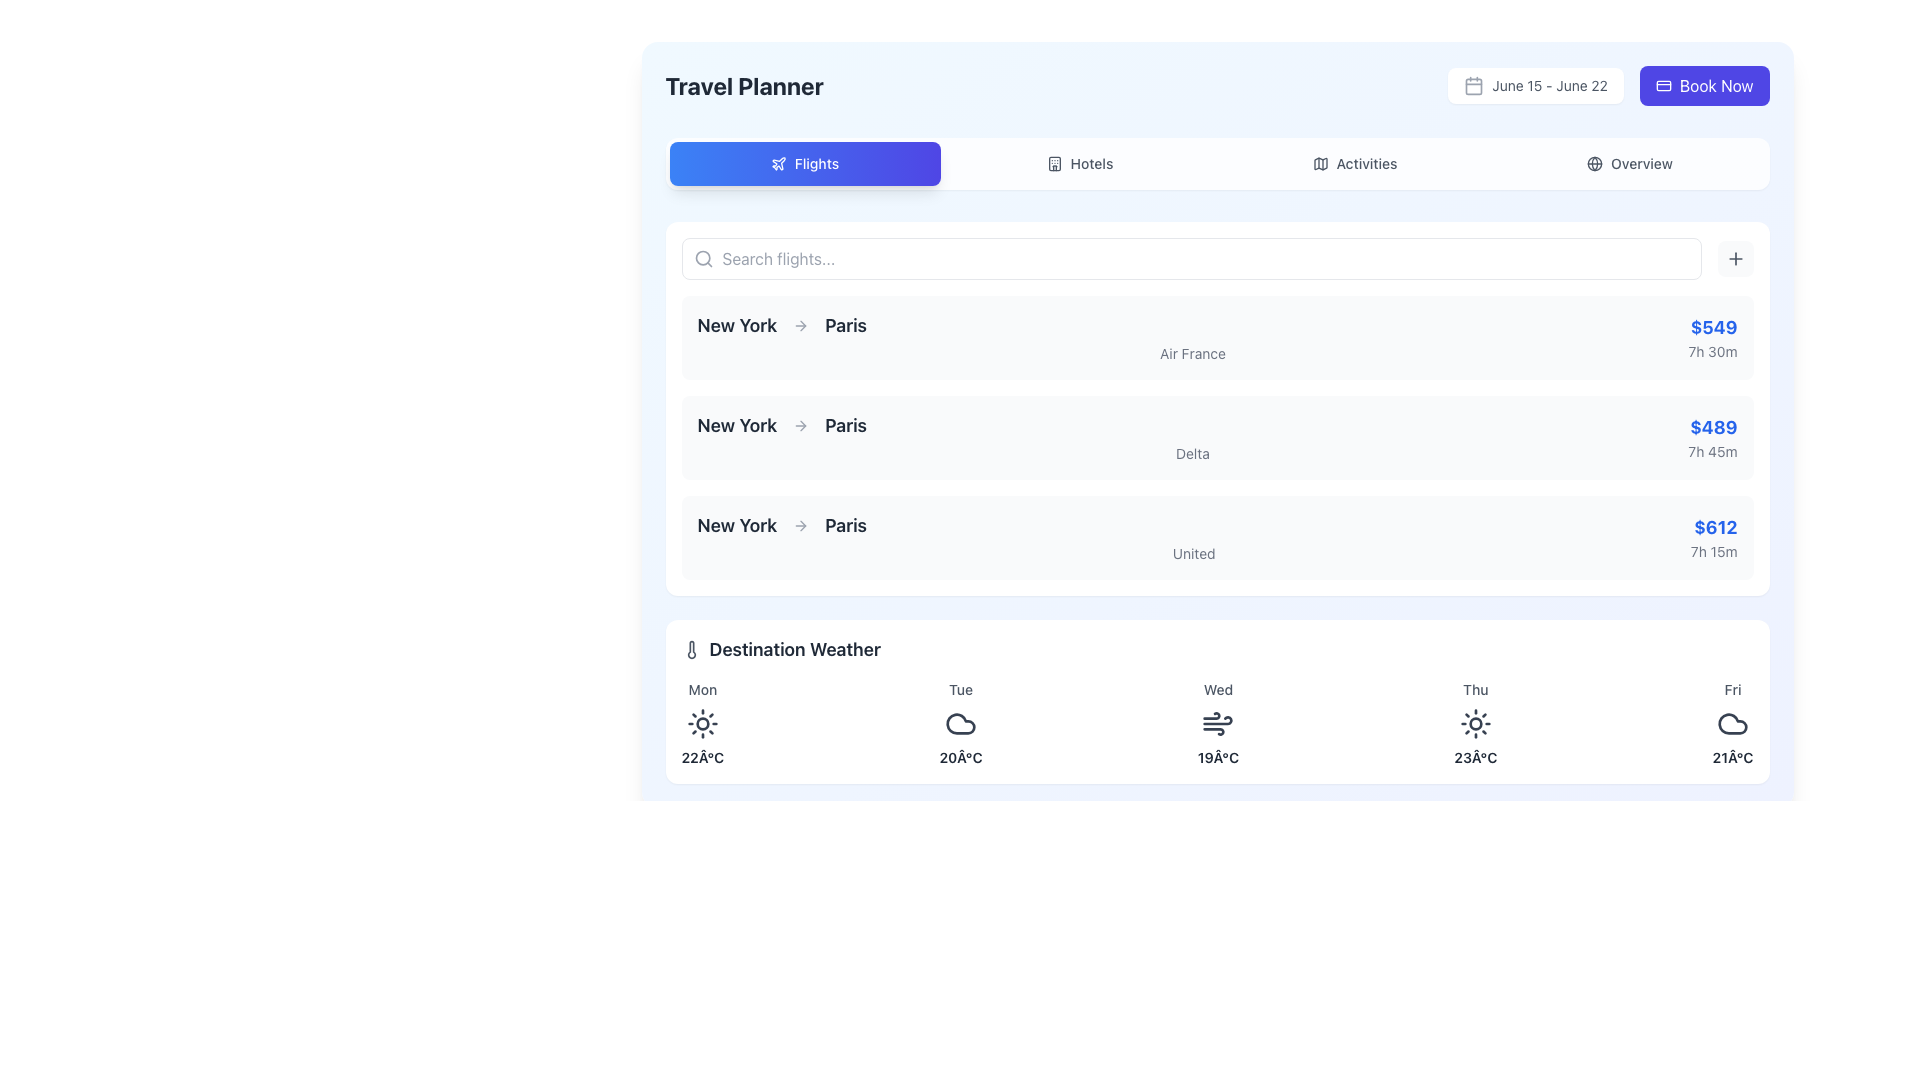 Image resolution: width=1920 pixels, height=1080 pixels. Describe the element at coordinates (1713, 527) in the screenshot. I see `the text display element that shows the price of the flight option for 'United', located in the third column and third row of the flight options section` at that location.